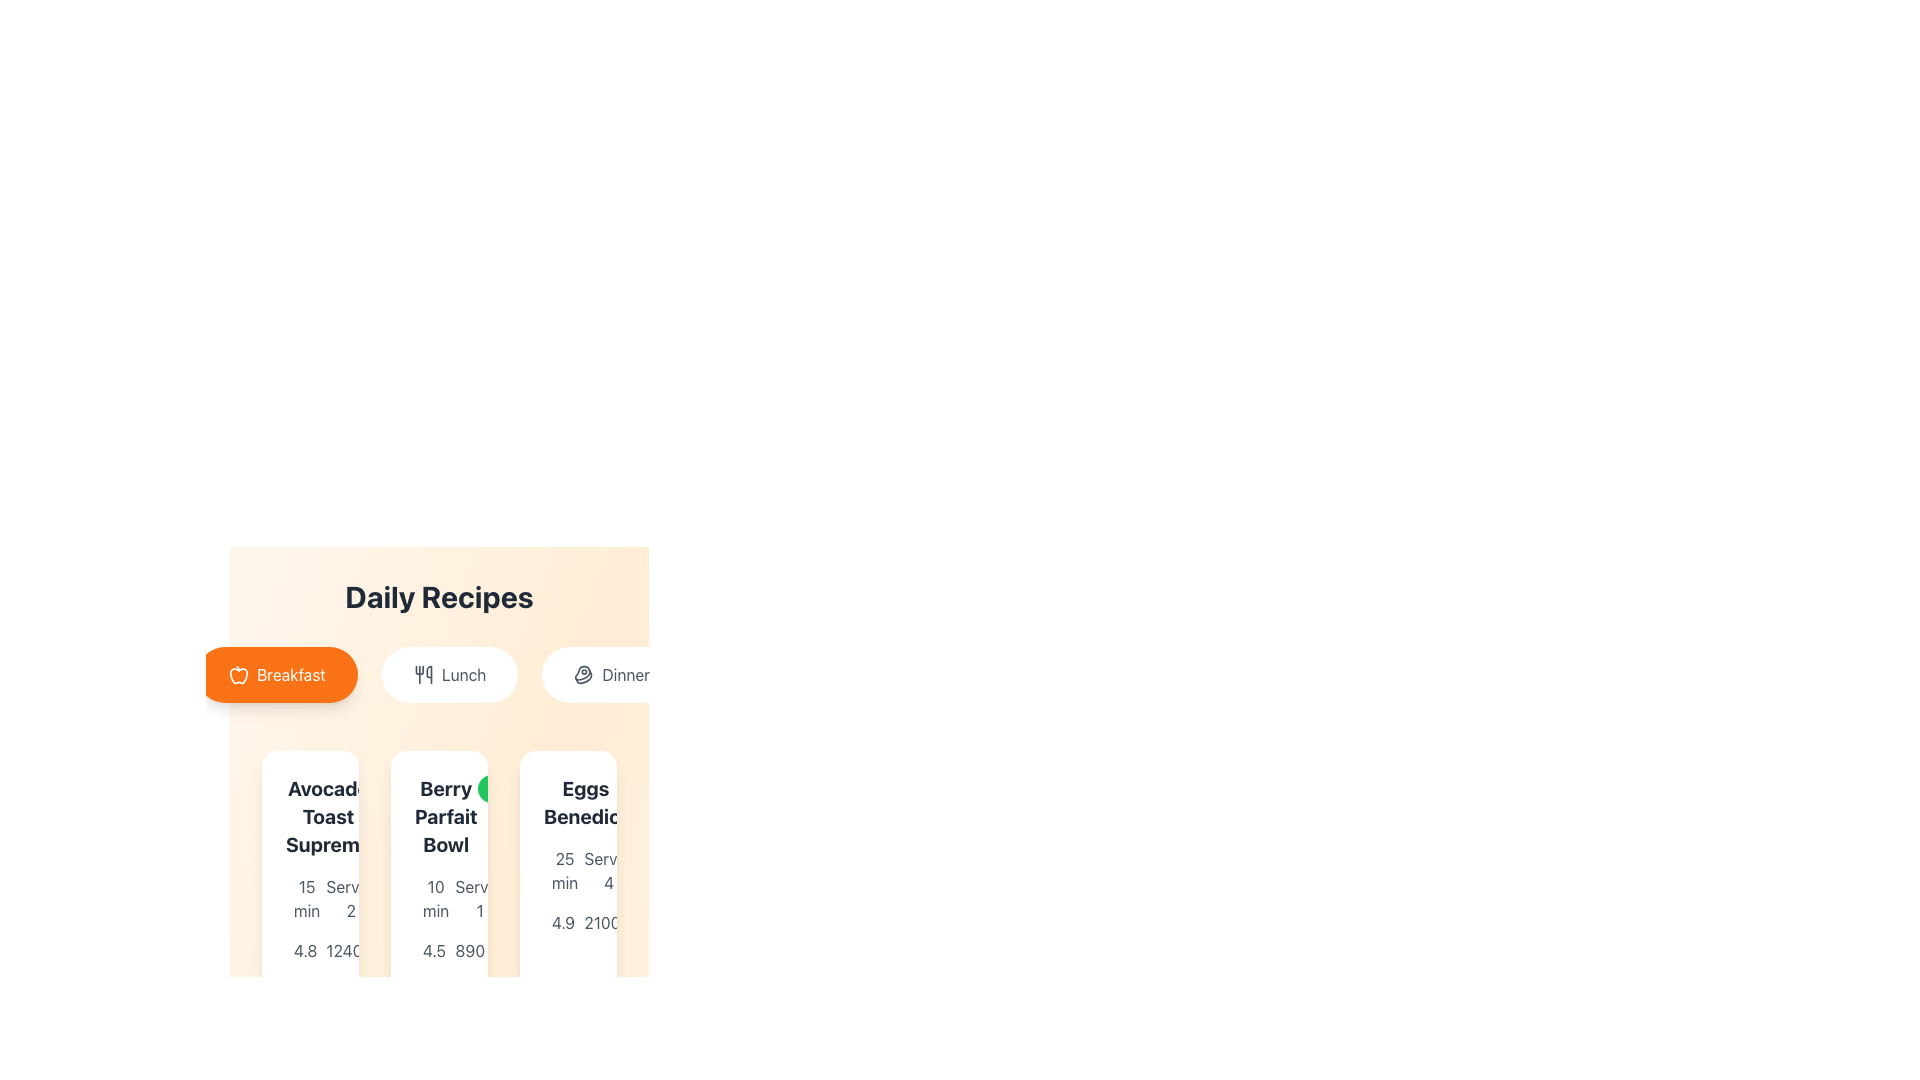 This screenshot has width=1920, height=1080. I want to click on the static text displaying '10 min' with an orange clock icon, located under the 'Berry Parfait Bowl' heading, so click(438, 918).